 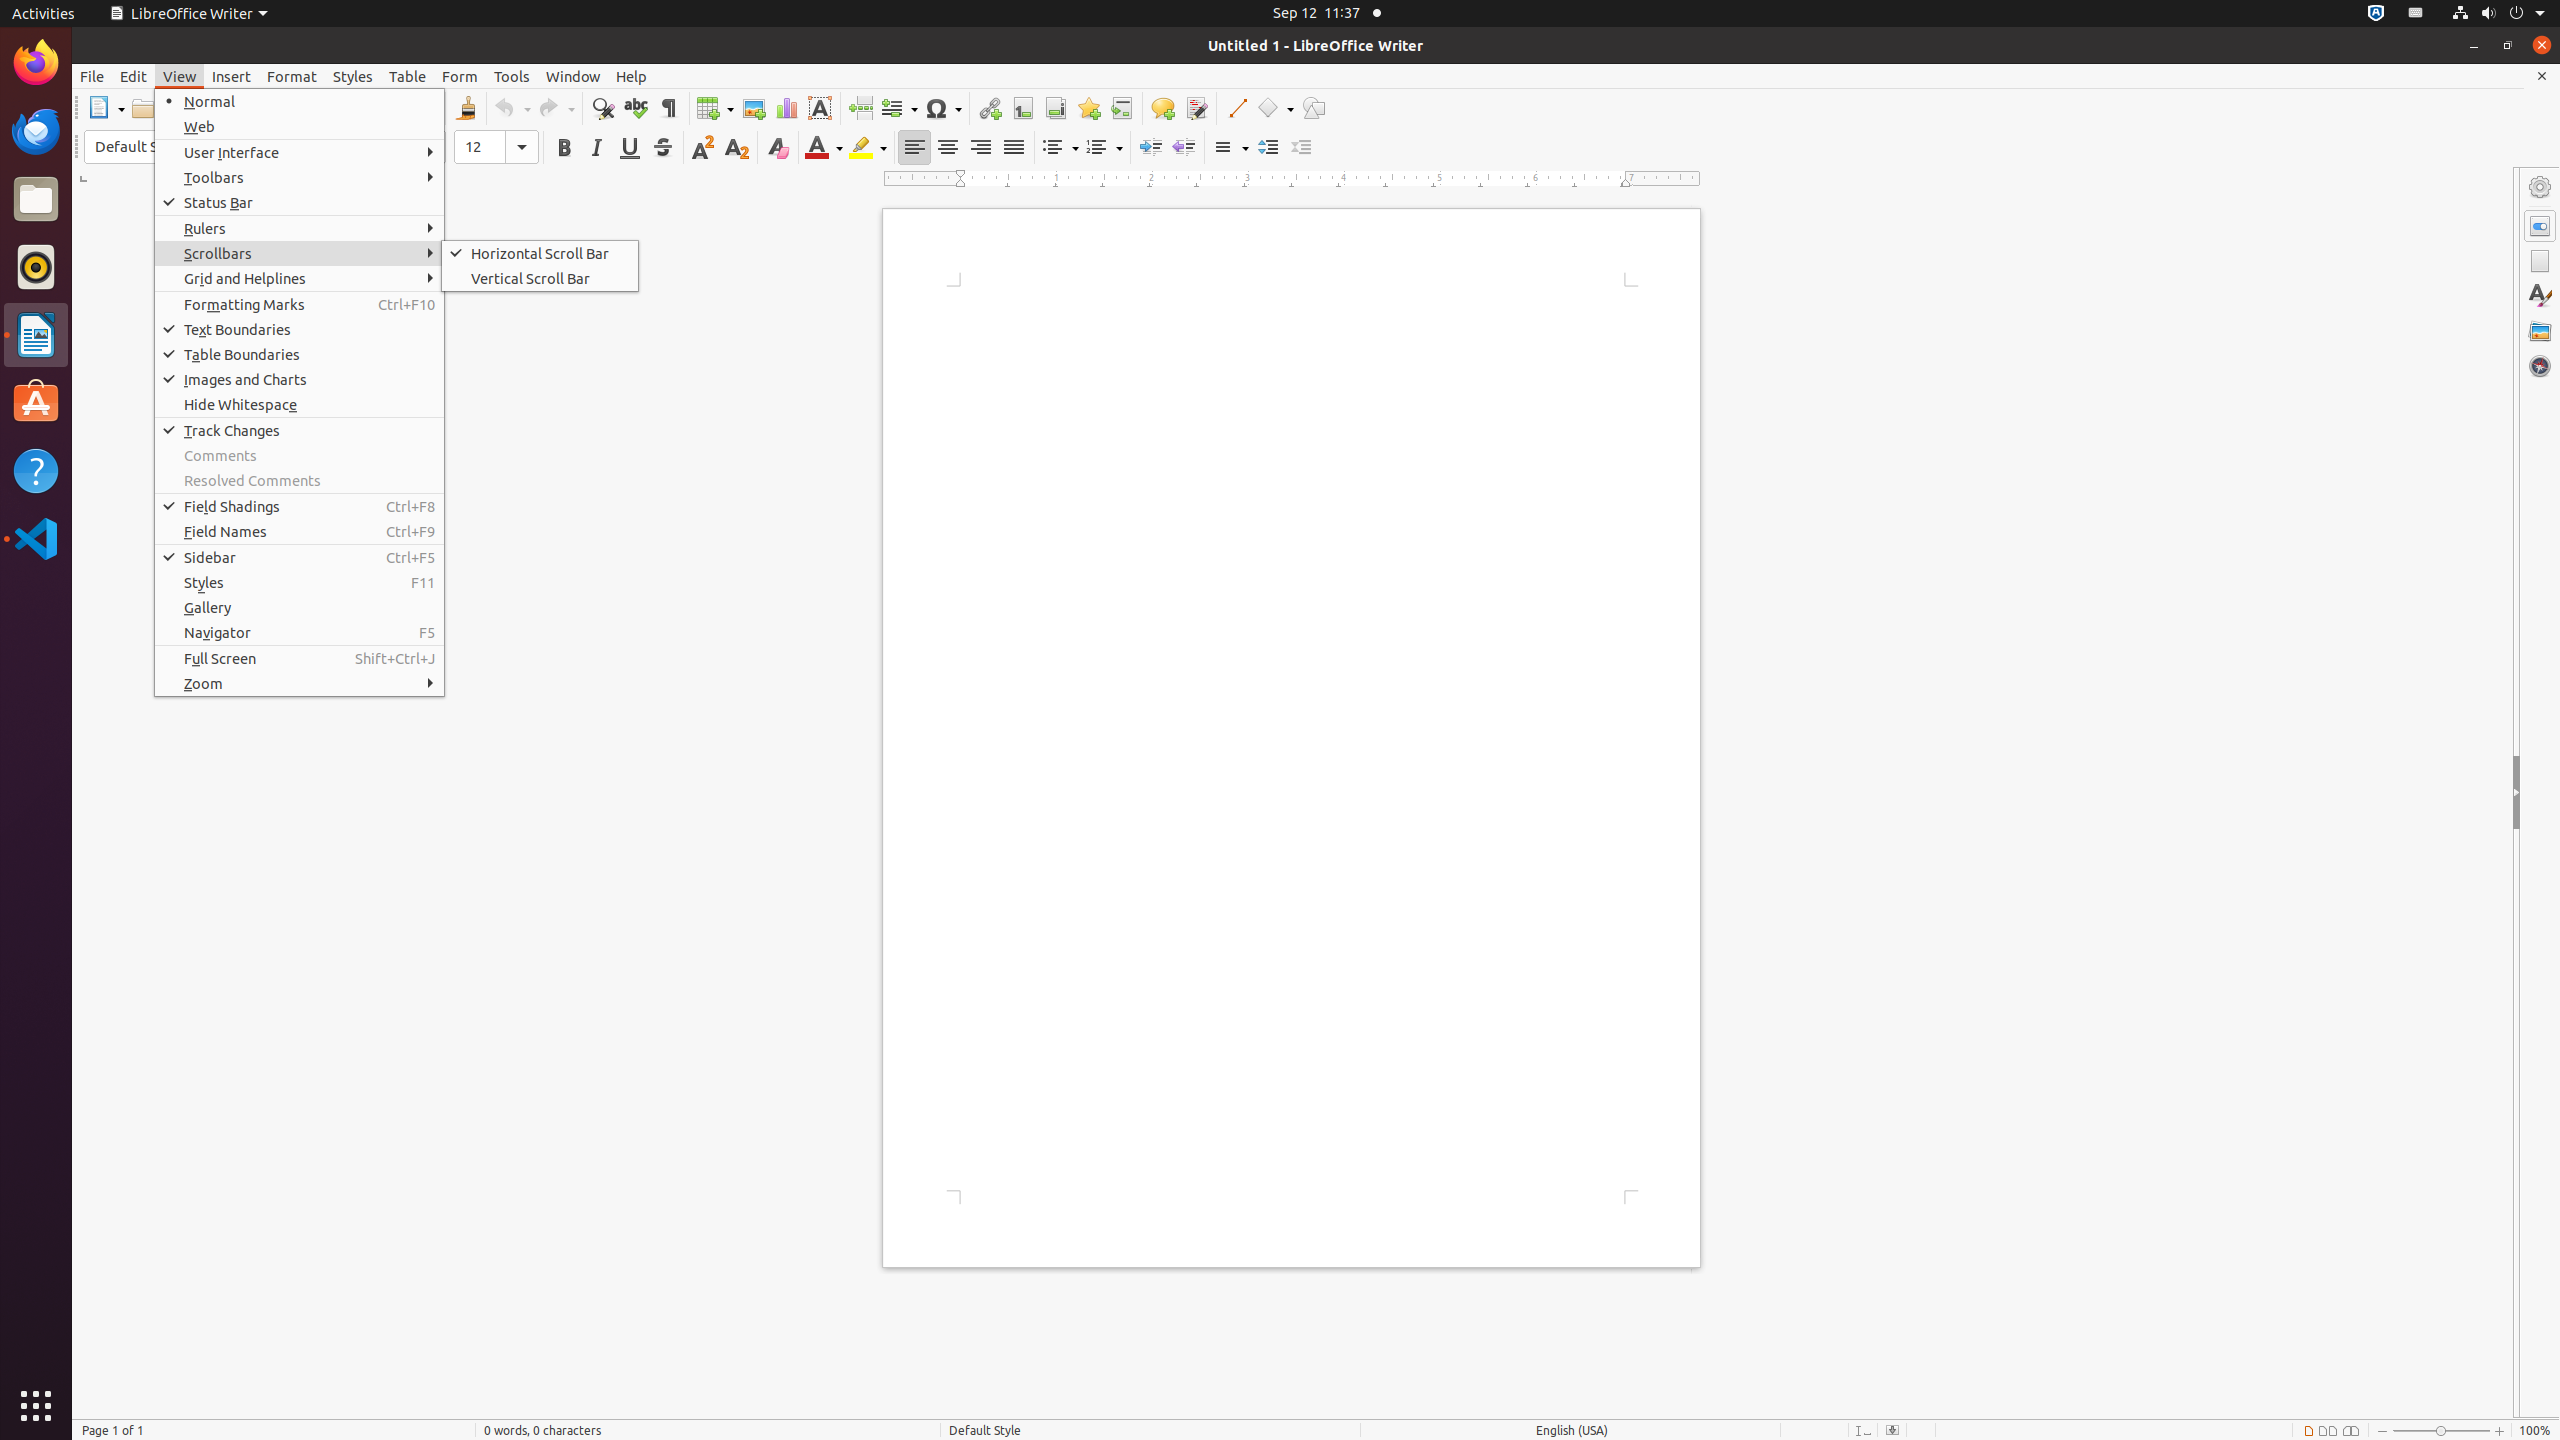 What do you see at coordinates (776, 146) in the screenshot?
I see `'Clear'` at bounding box center [776, 146].